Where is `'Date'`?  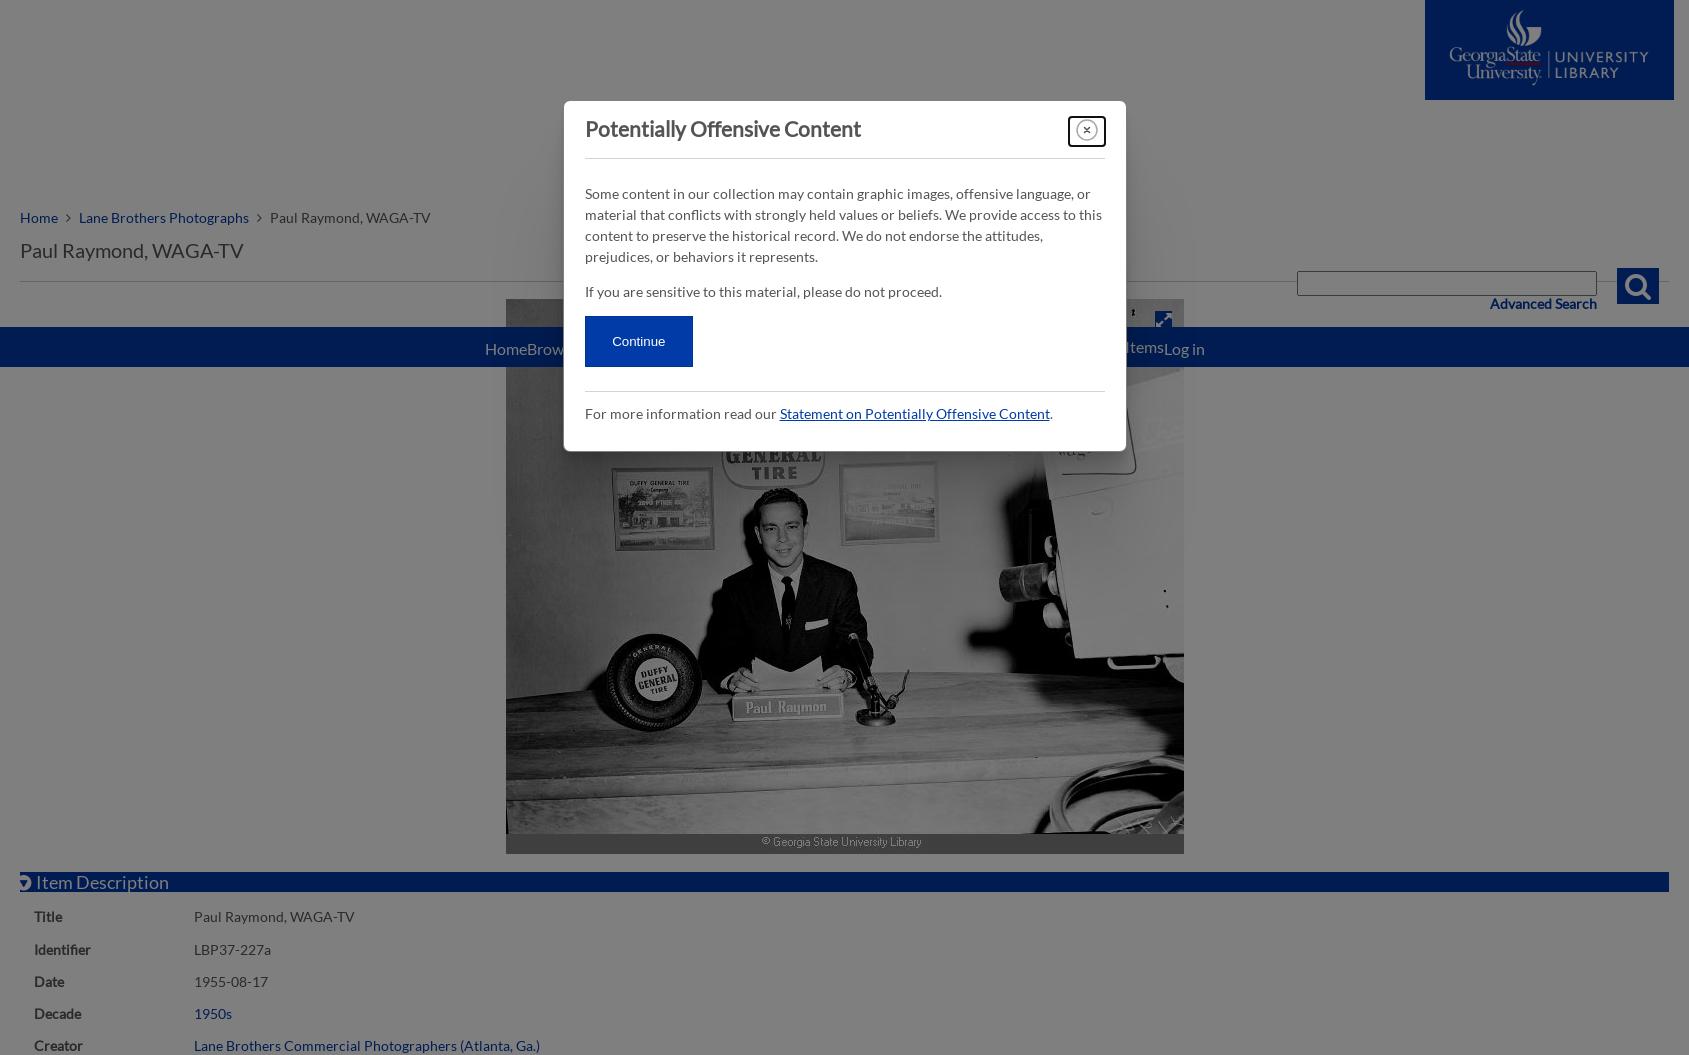
'Date' is located at coordinates (47, 980).